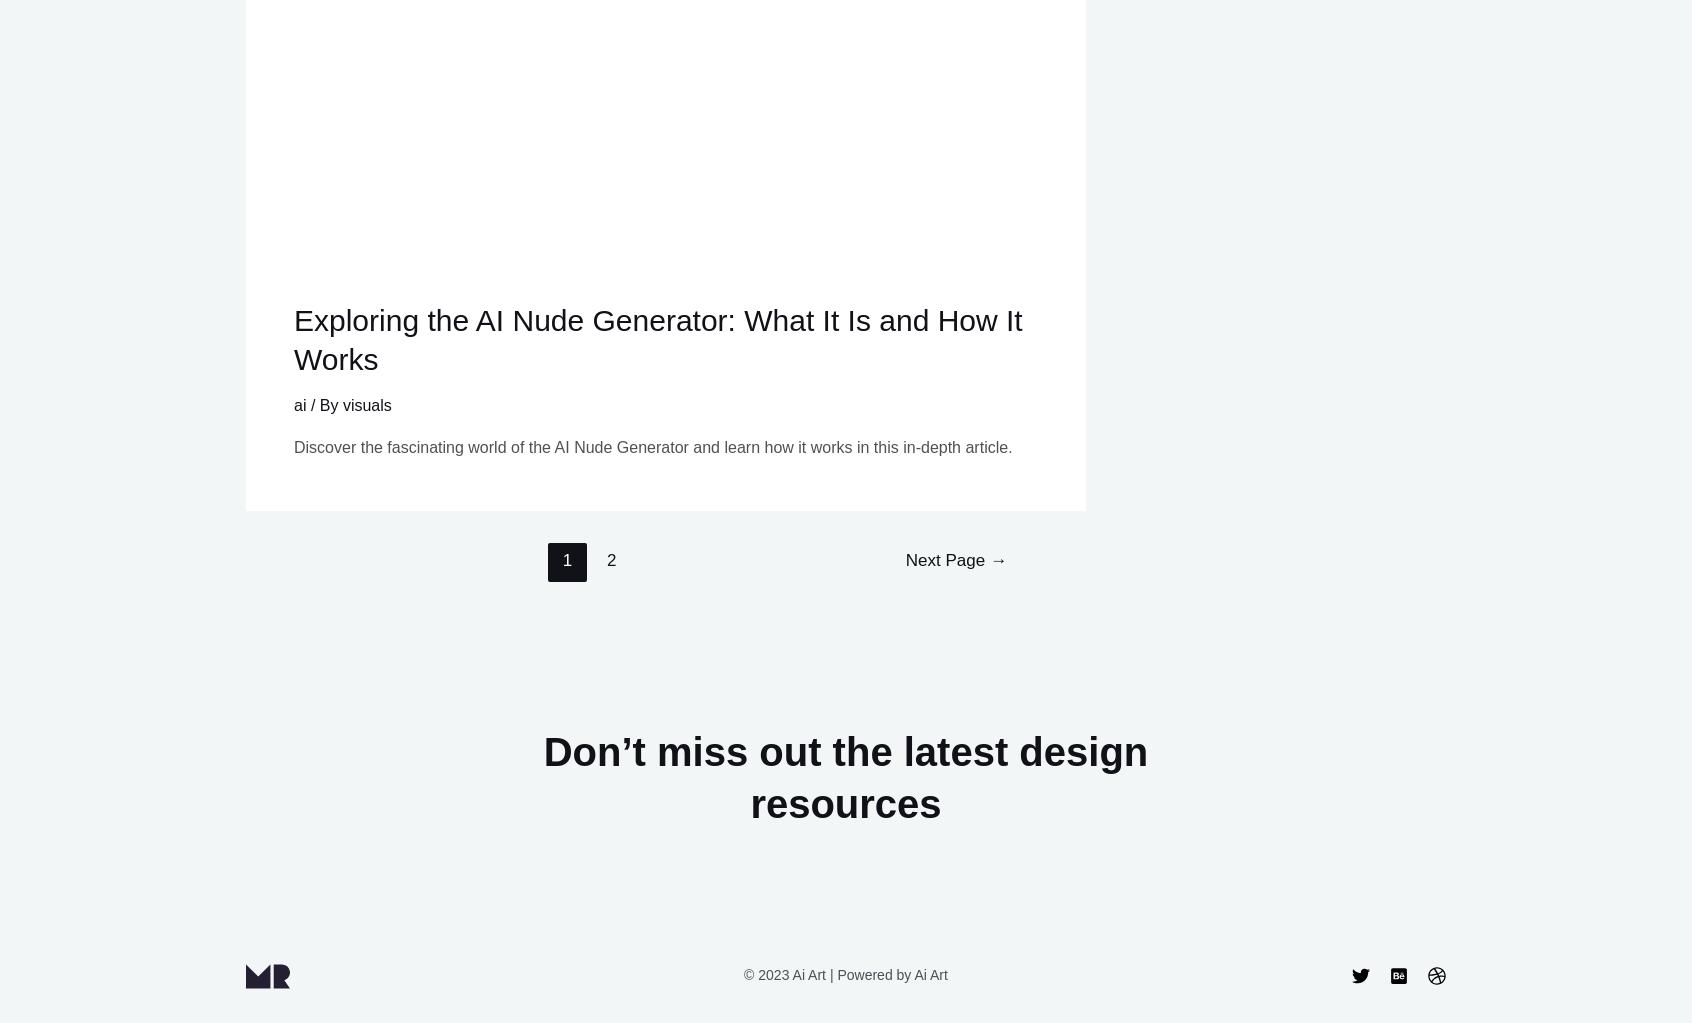 This screenshot has height=1023, width=1692. Describe the element at coordinates (323, 404) in the screenshot. I see `'/ By'` at that location.